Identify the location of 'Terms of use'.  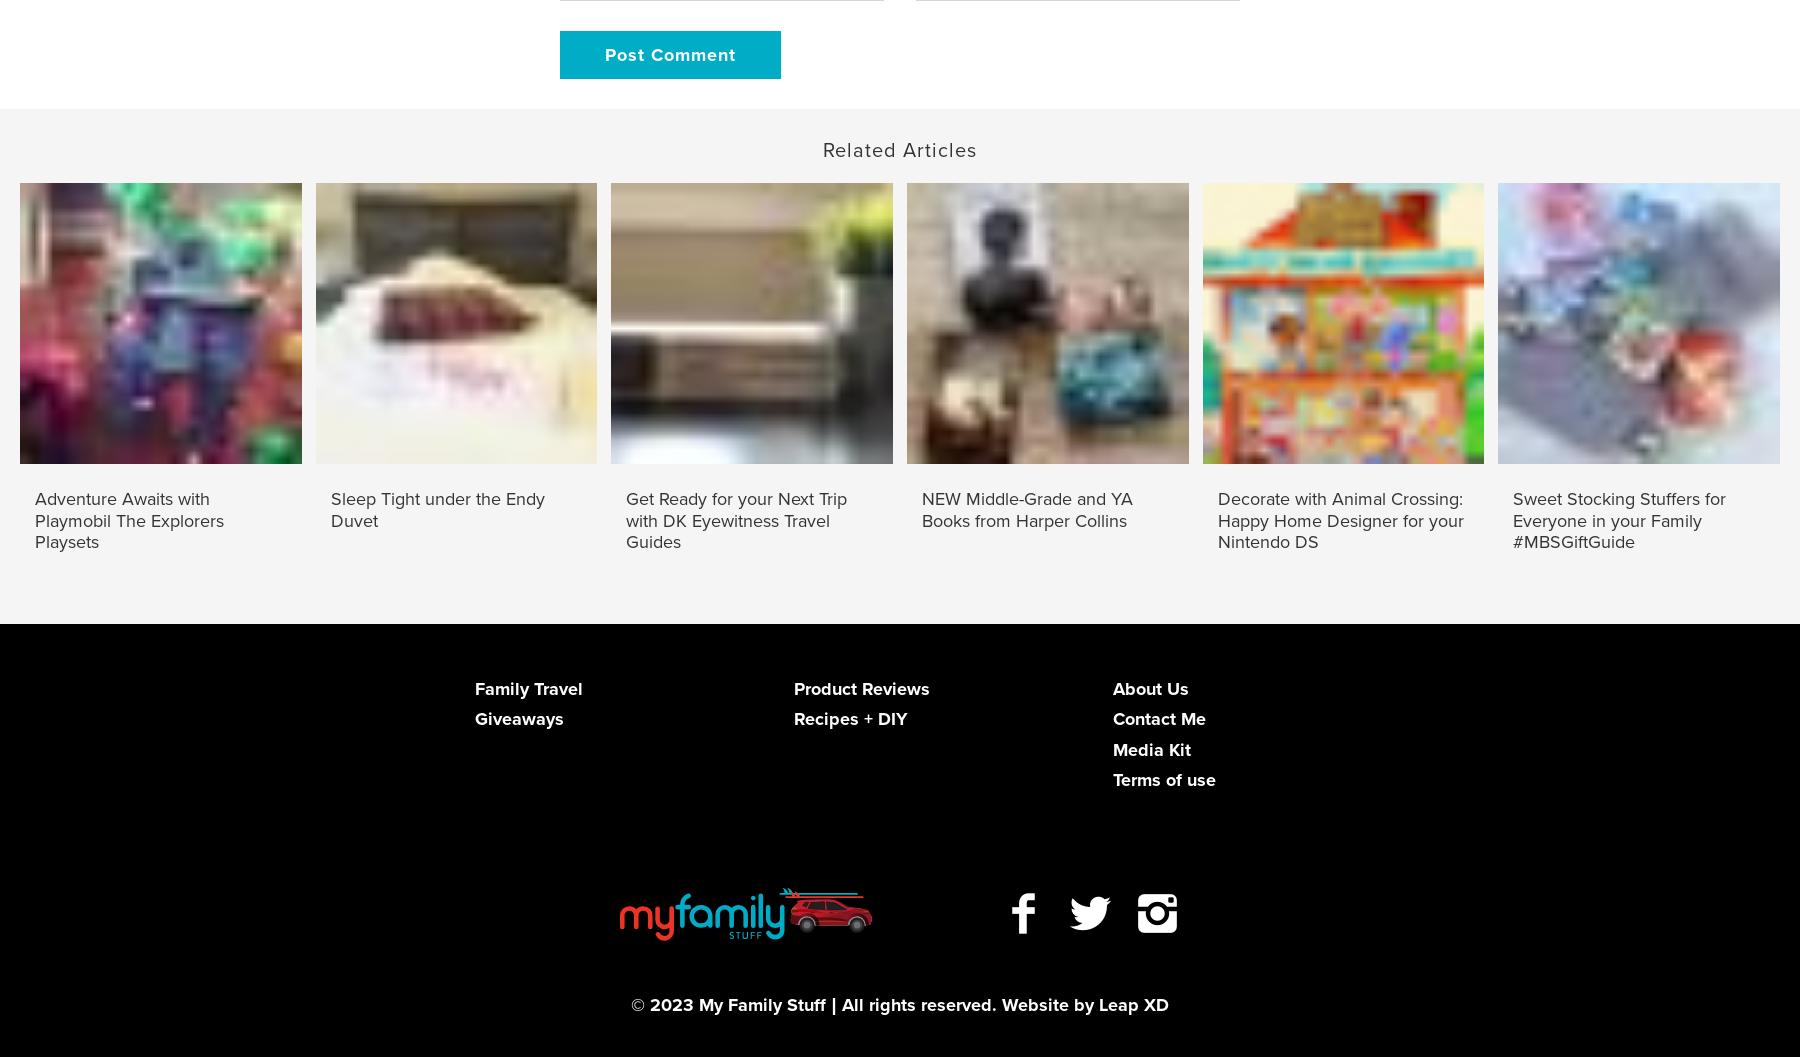
(1162, 779).